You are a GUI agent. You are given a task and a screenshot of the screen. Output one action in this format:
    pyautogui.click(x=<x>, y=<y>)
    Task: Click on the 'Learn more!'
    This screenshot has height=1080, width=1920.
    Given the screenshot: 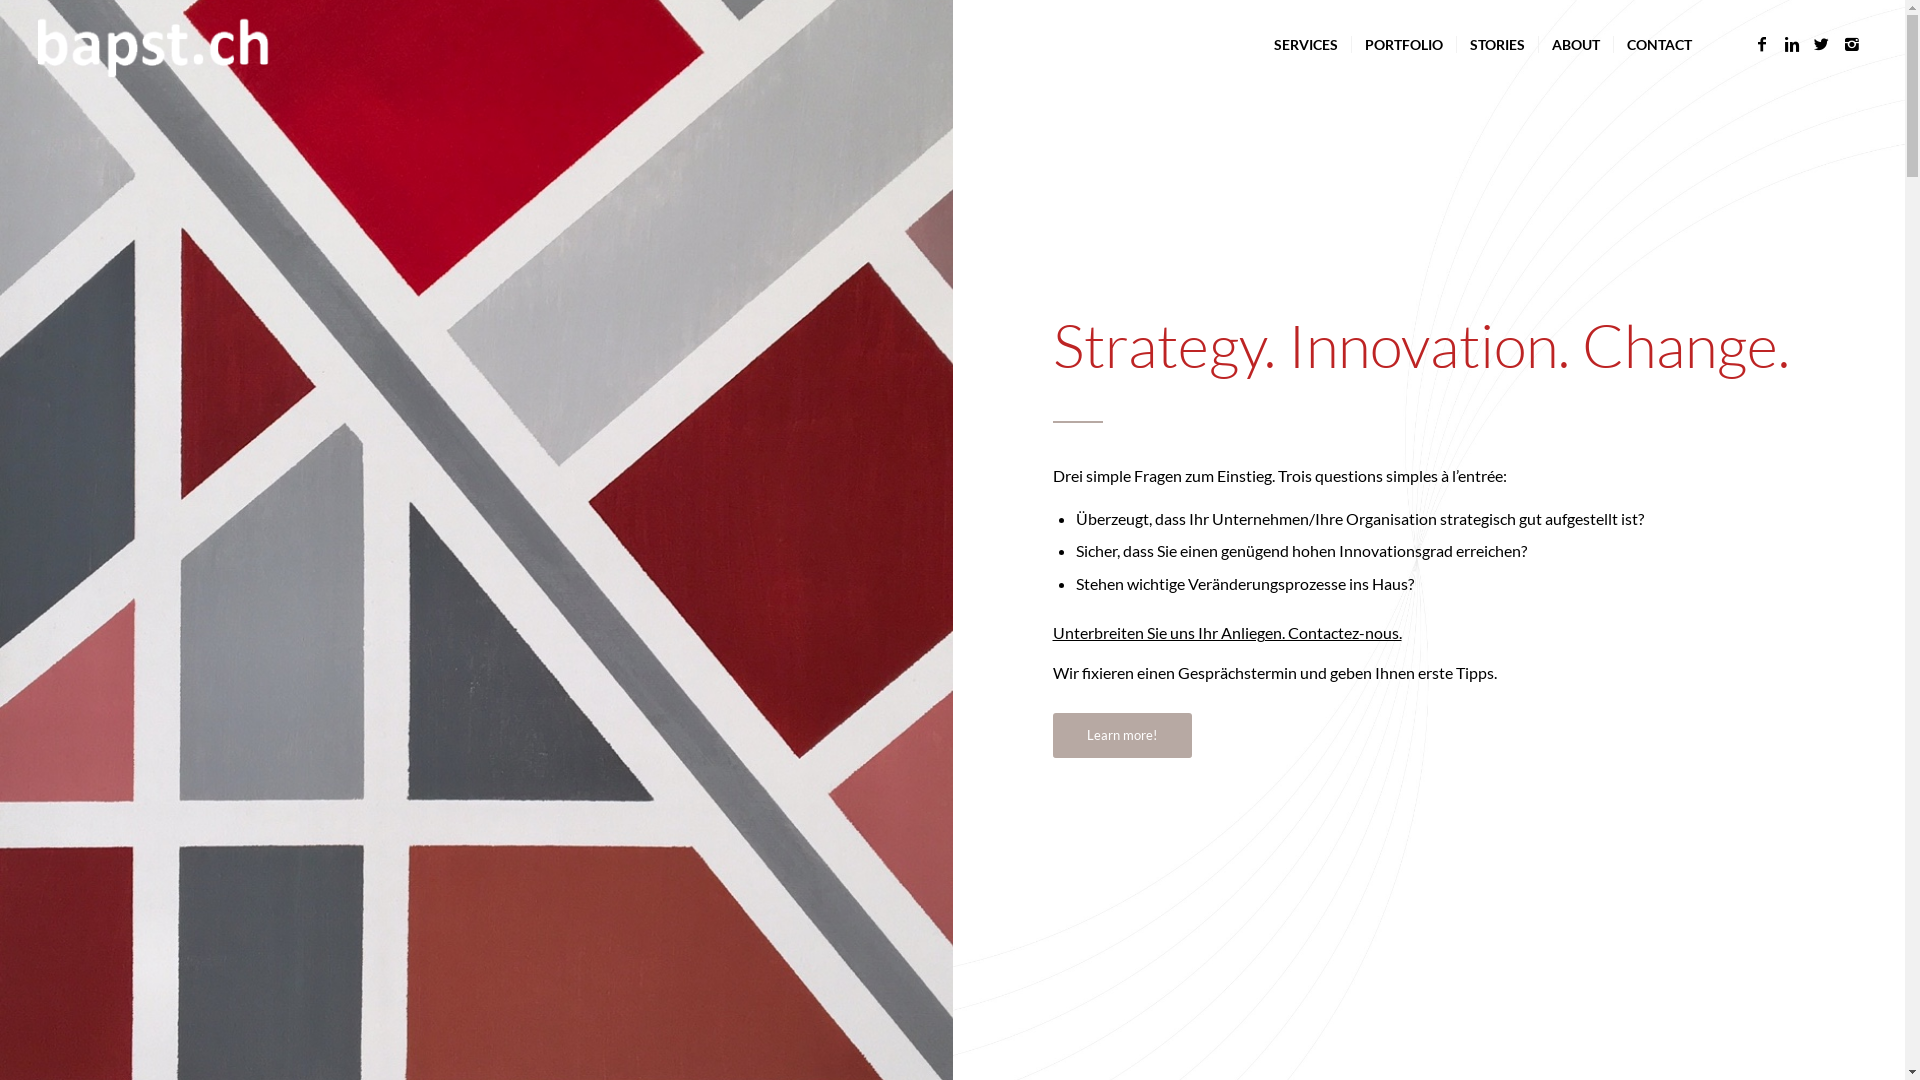 What is the action you would take?
    pyautogui.click(x=1121, y=735)
    